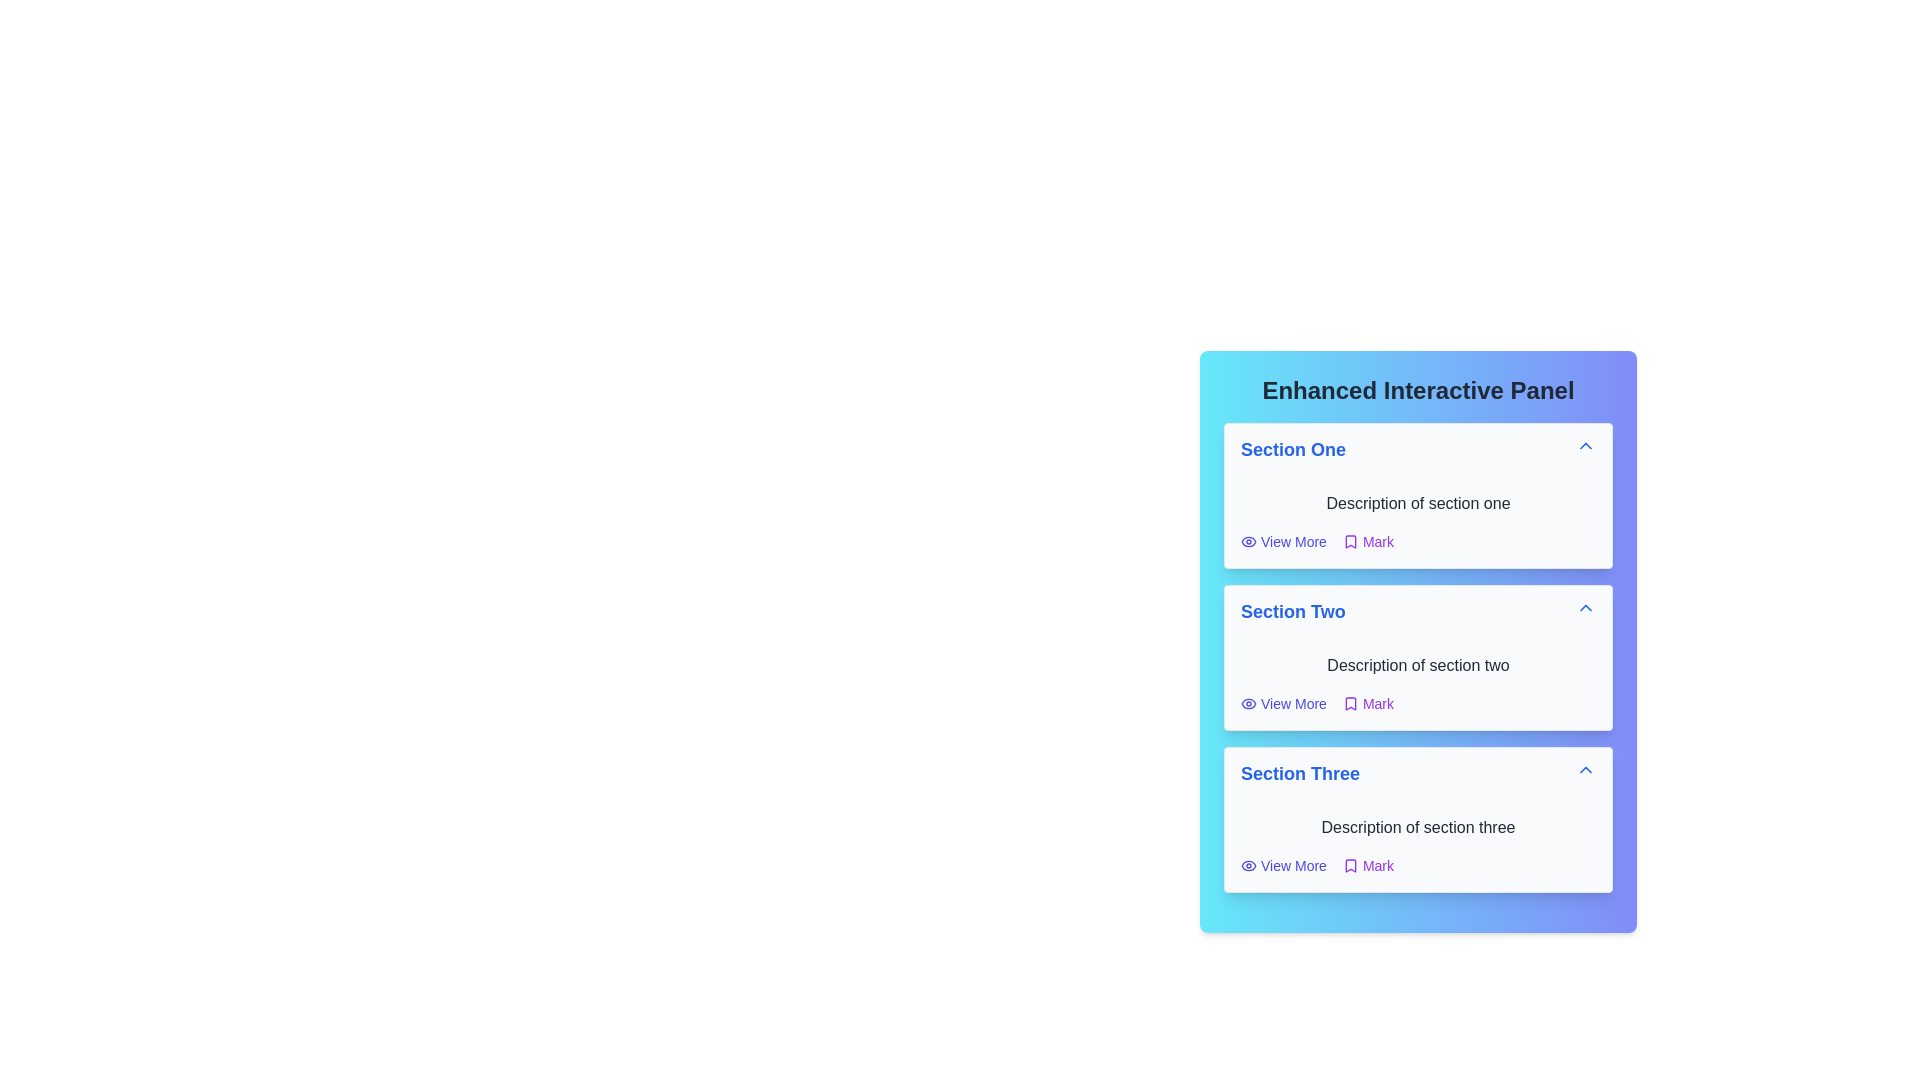  What do you see at coordinates (1367, 542) in the screenshot?
I see `the 'Mark' button-like interactive text label with a purple bookmark icon` at bounding box center [1367, 542].